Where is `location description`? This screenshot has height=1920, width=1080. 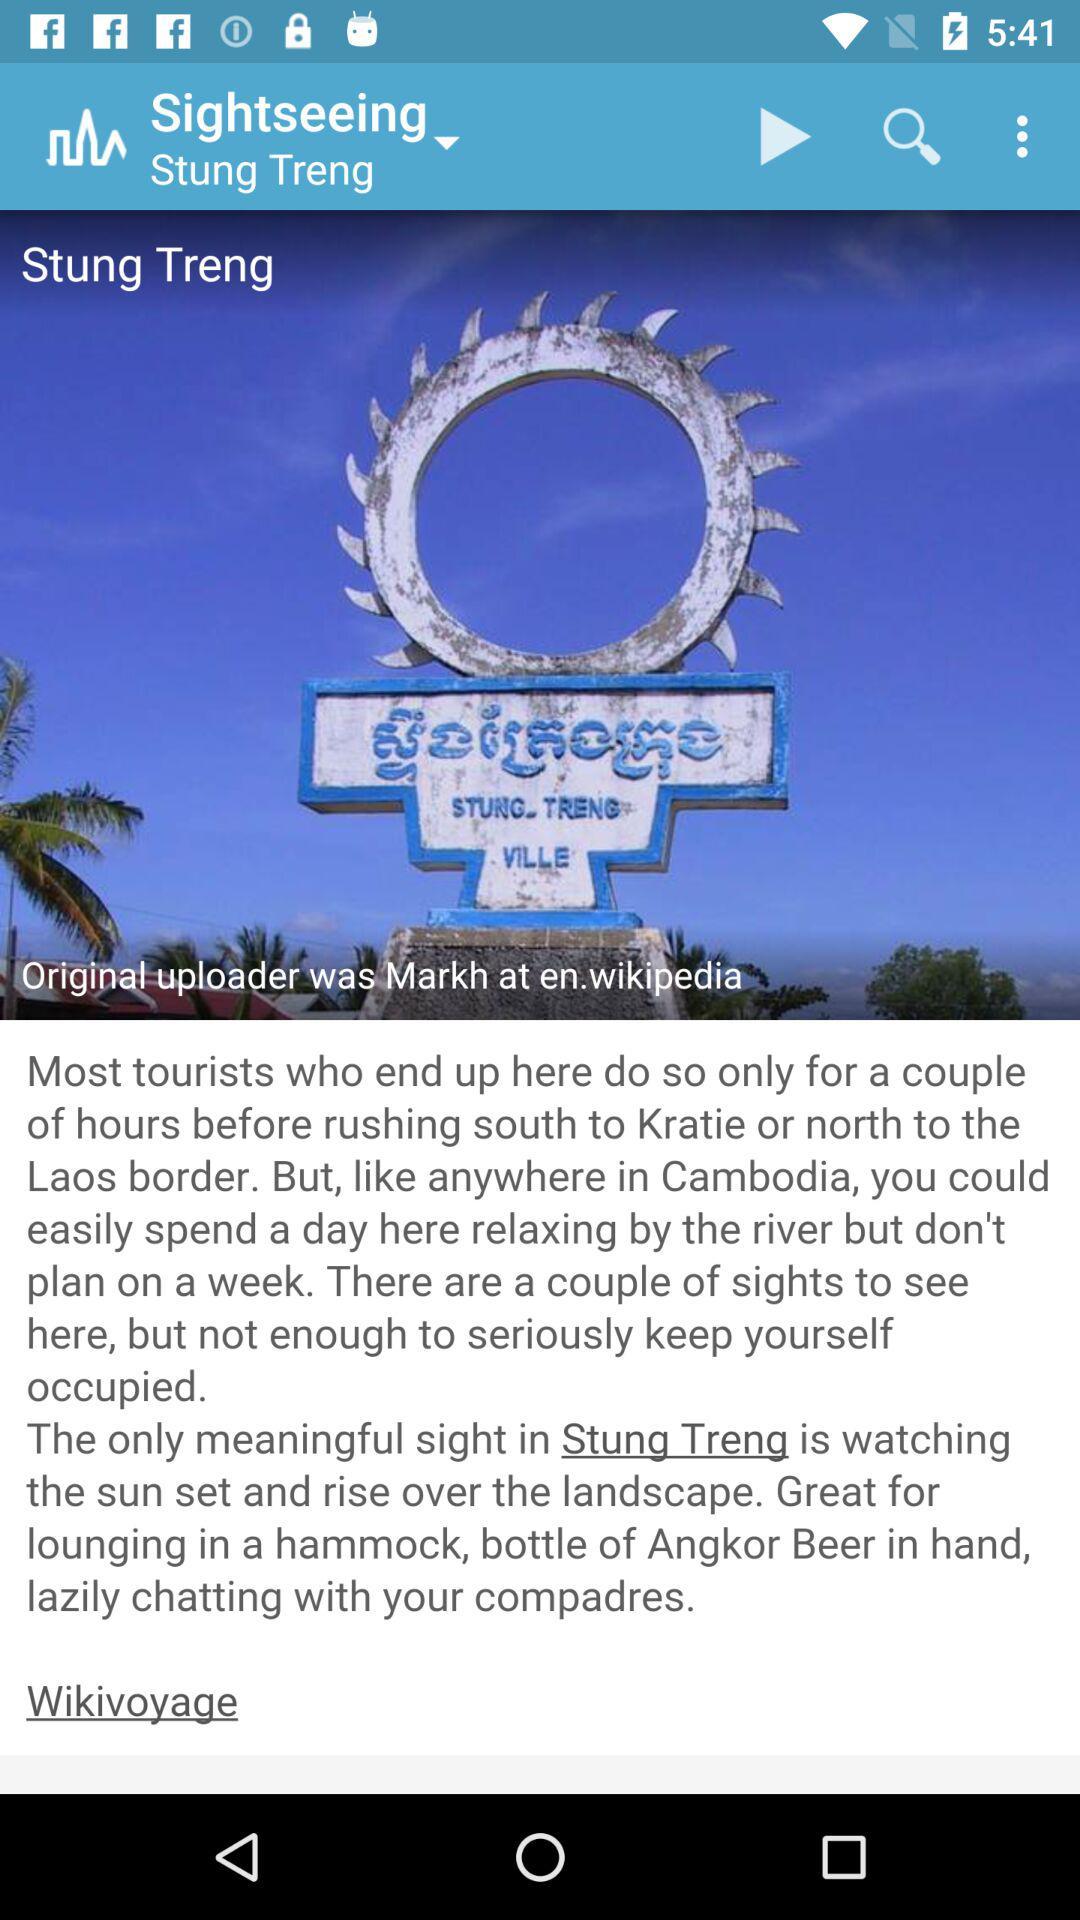 location description is located at coordinates (540, 1334).